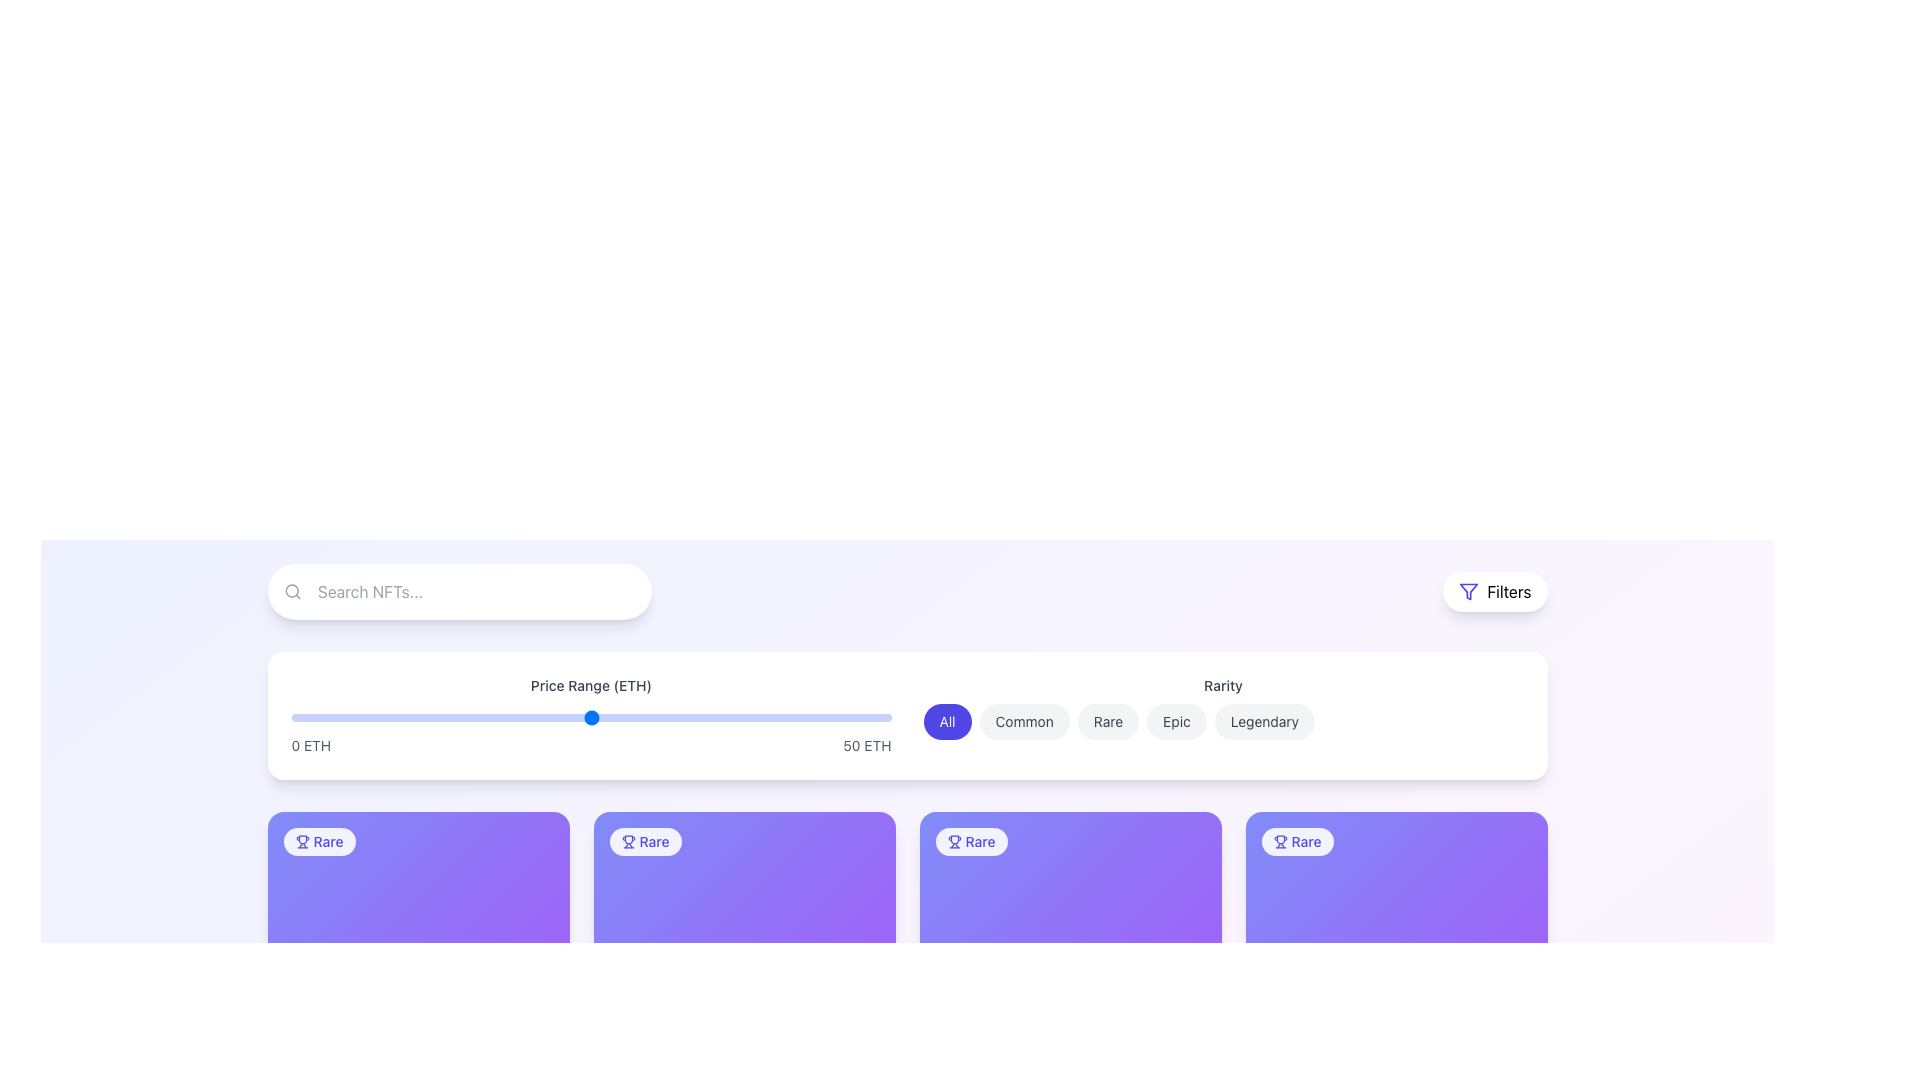 This screenshot has height=1080, width=1920. I want to click on the slider value, so click(531, 716).